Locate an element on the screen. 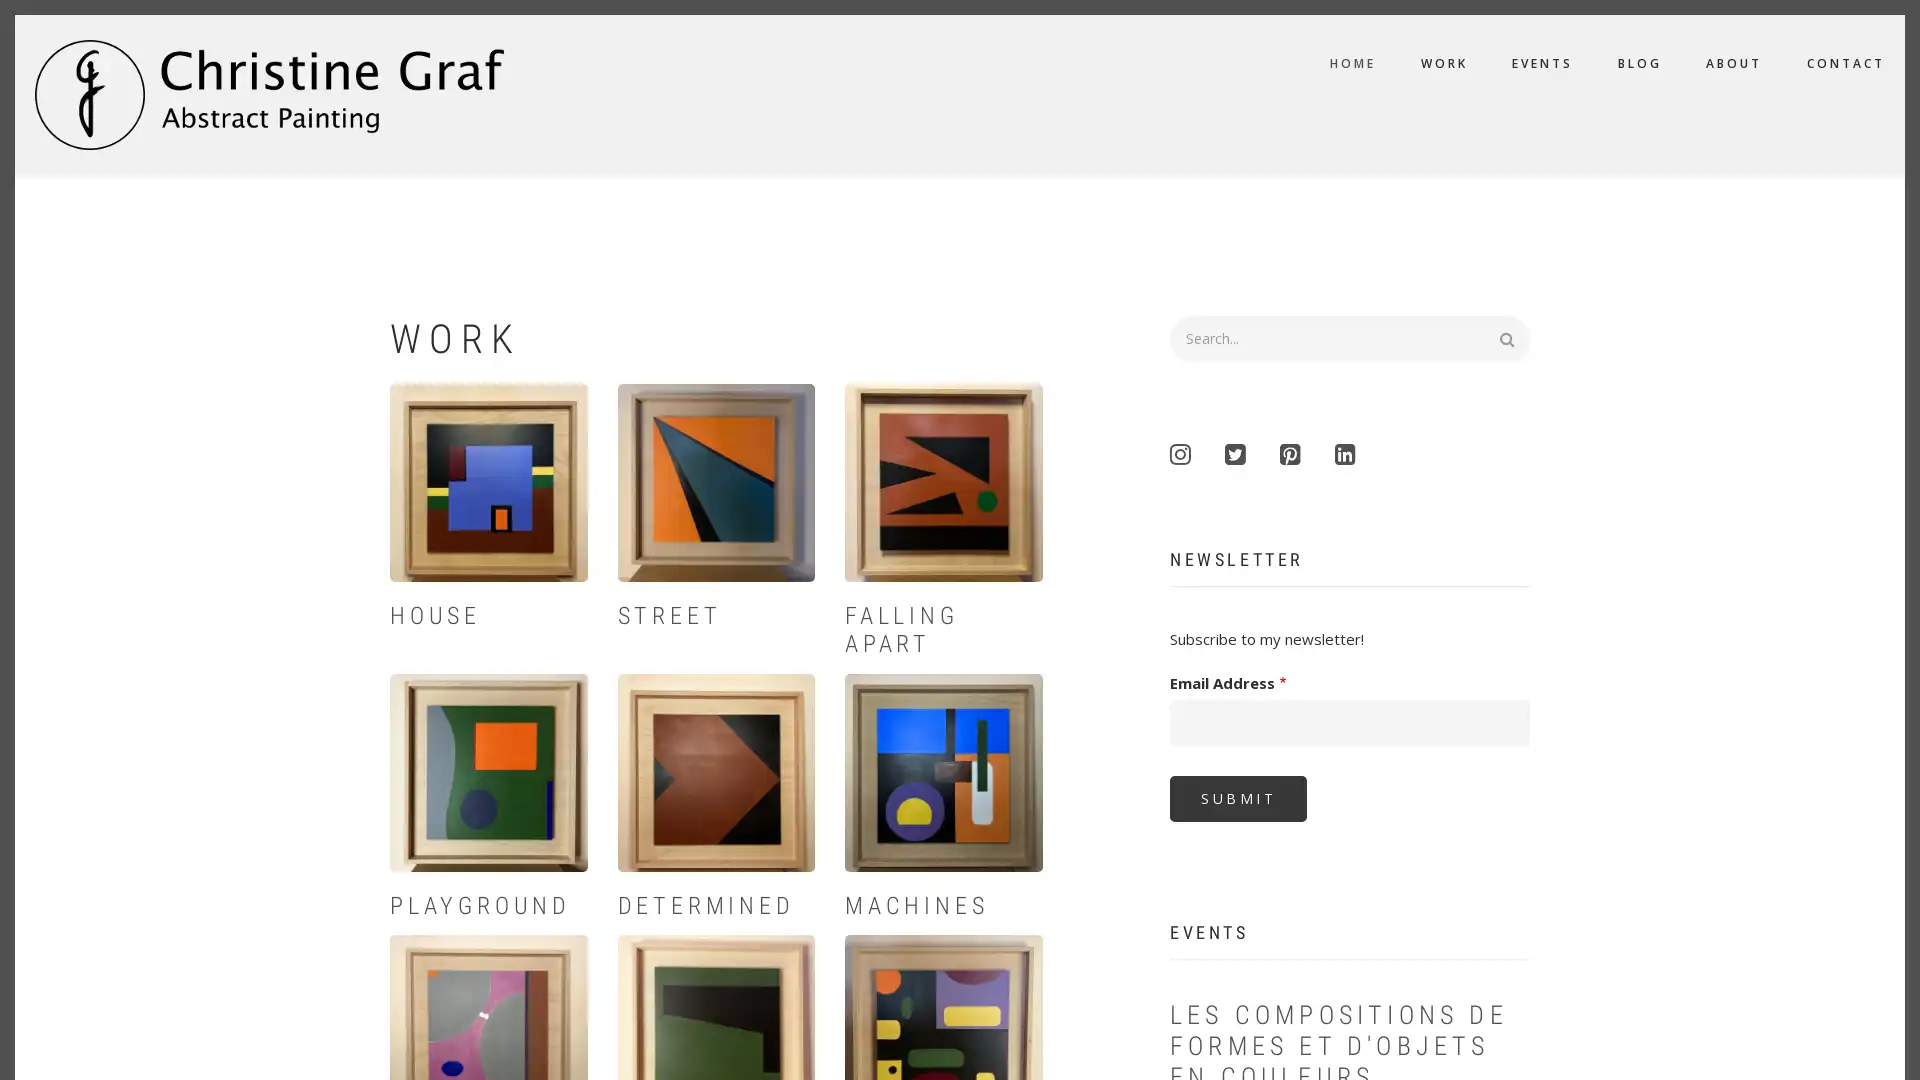 This screenshot has height=1080, width=1920. Submit is located at coordinates (1237, 797).